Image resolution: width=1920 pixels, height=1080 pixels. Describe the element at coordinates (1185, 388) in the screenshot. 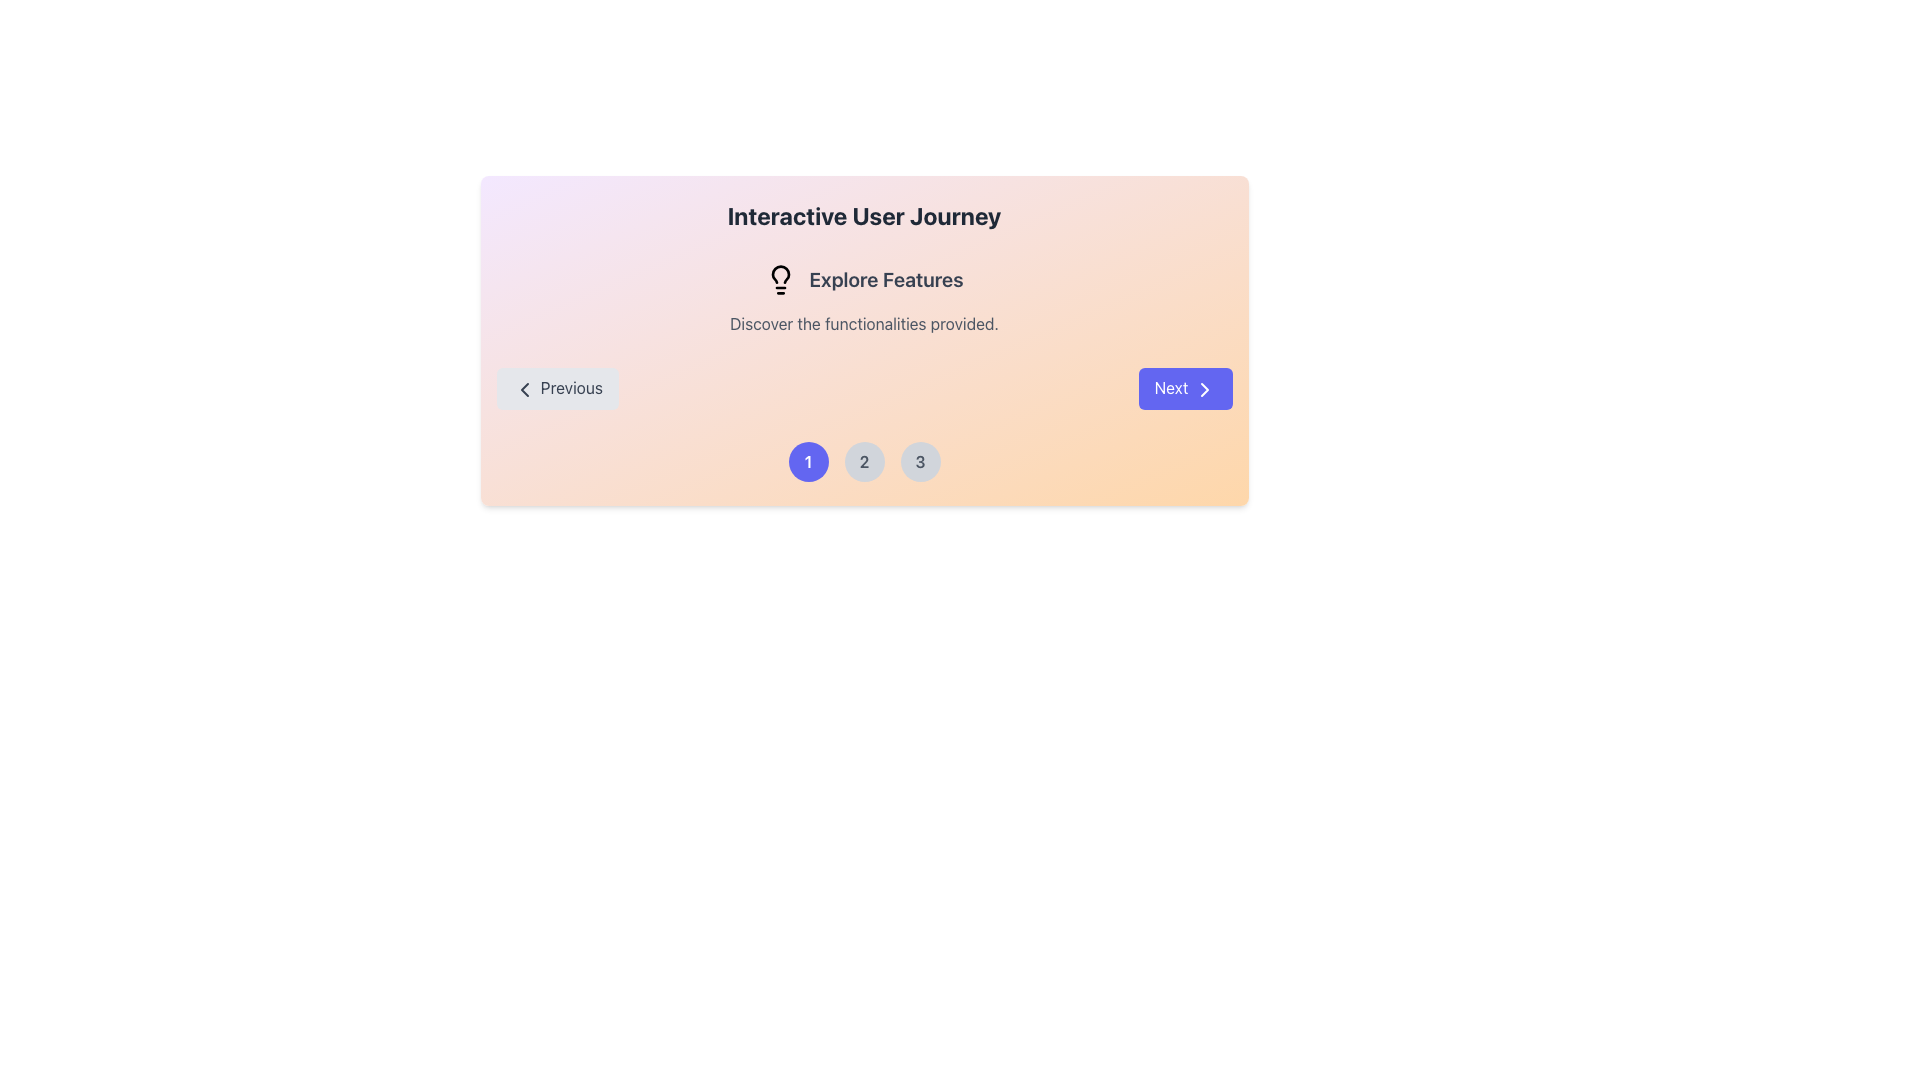

I see `the navigation button located at the bottom right of the panel to activate hover effects, which will visually indicate that the button is interactive and ready for clicking` at that location.